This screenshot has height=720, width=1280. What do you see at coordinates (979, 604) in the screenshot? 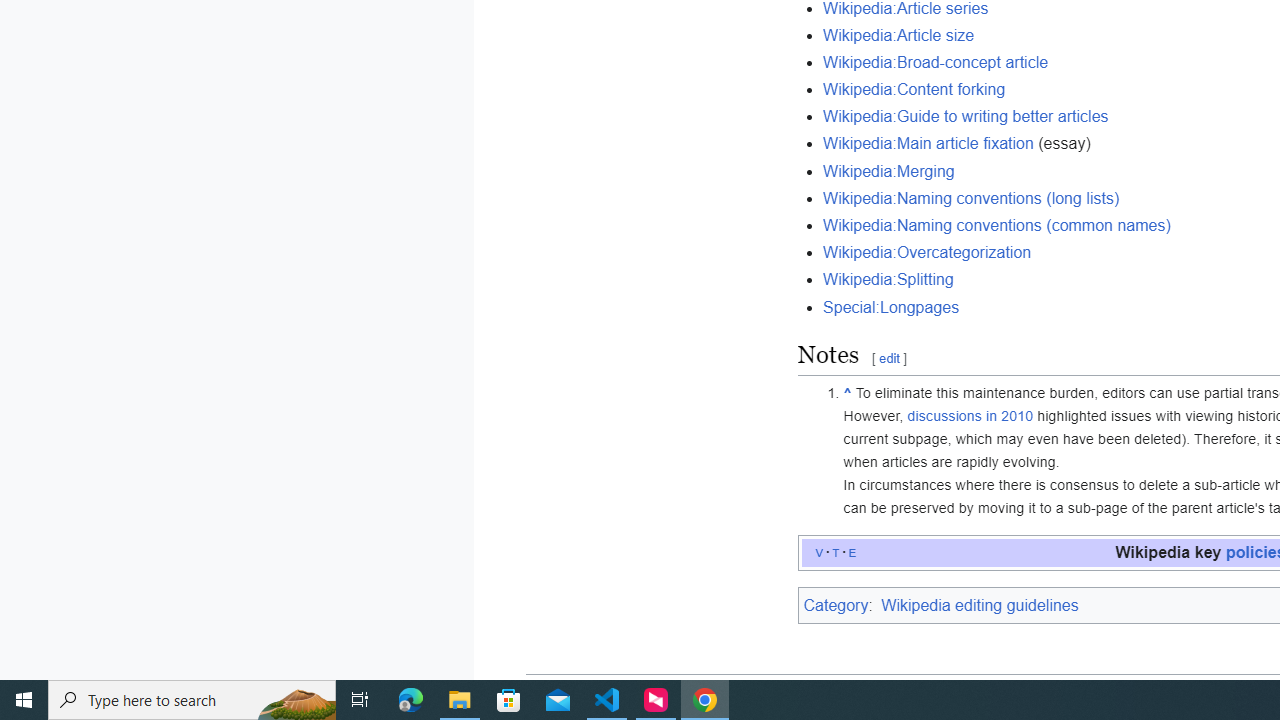
I see `'Wikipedia editing guidelines'` at bounding box center [979, 604].